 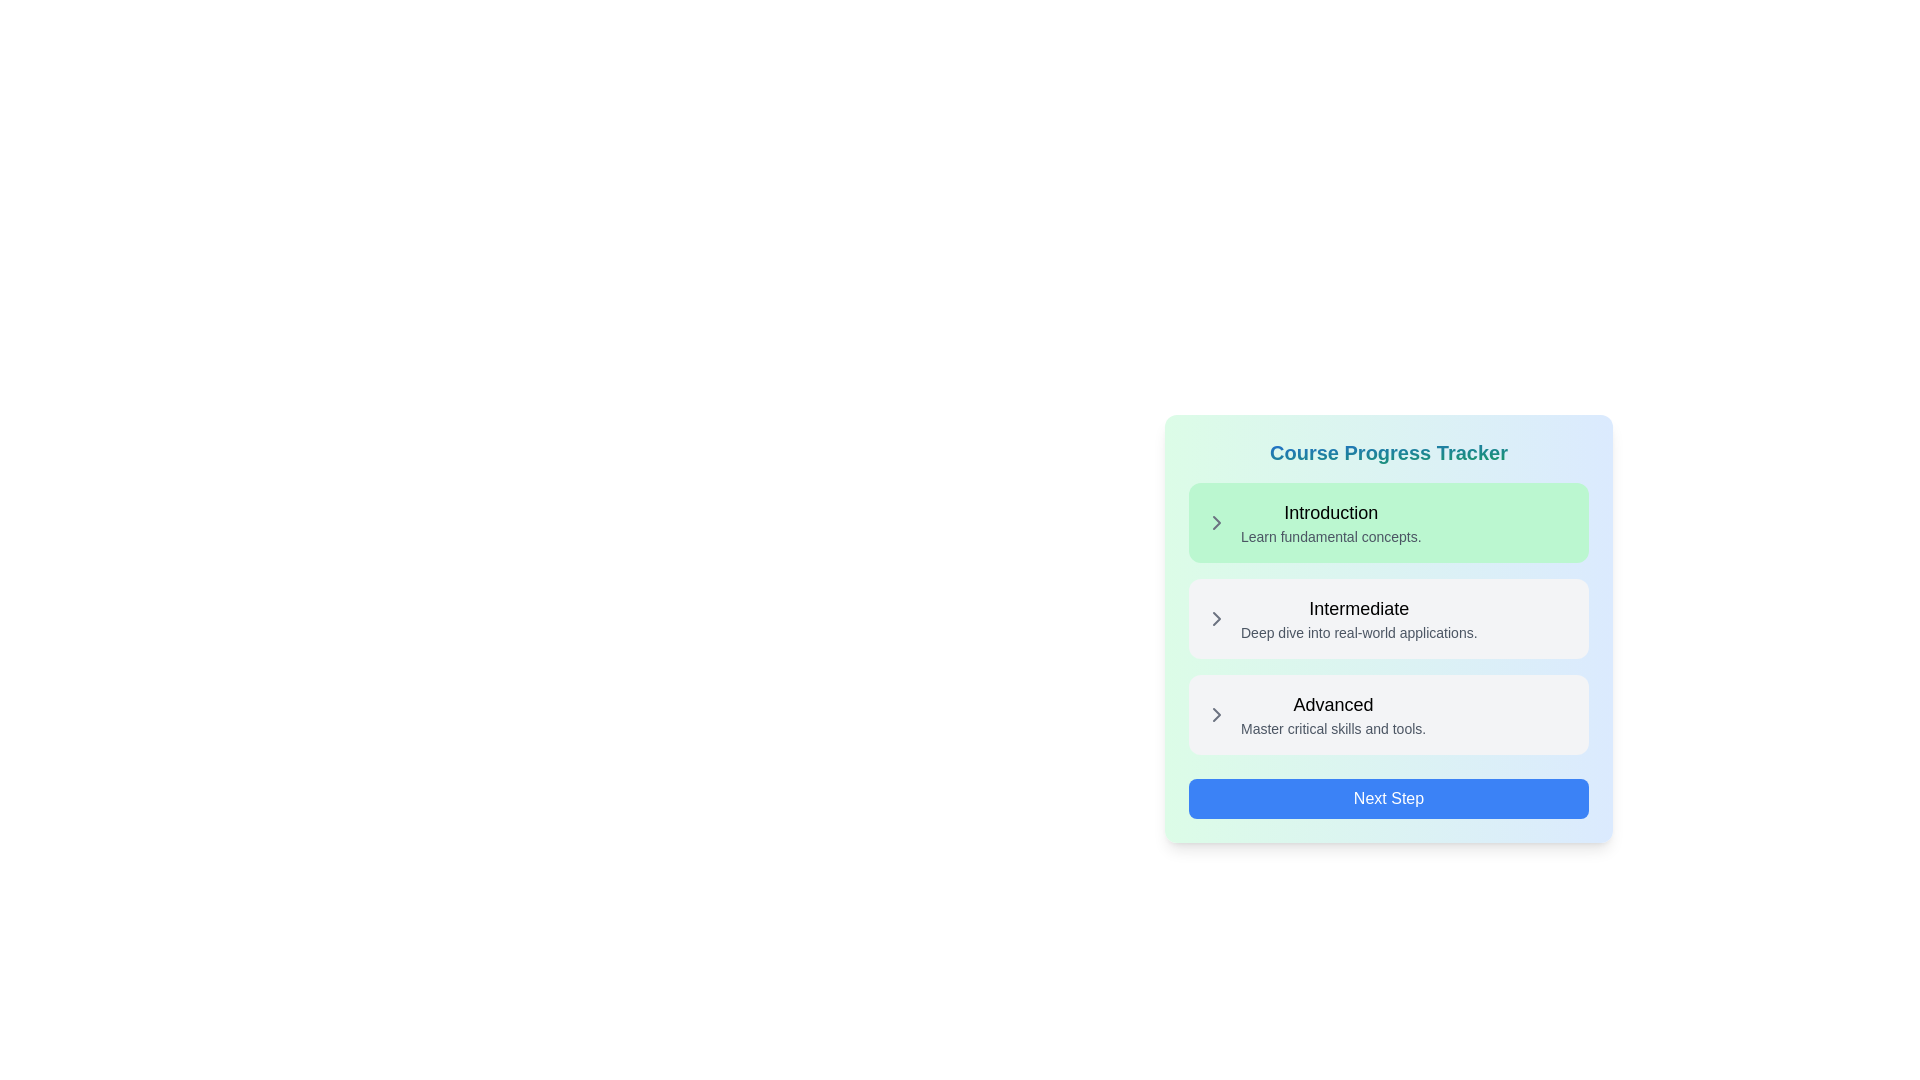 What do you see at coordinates (1216, 617) in the screenshot?
I see `the arrow for 'Intermediate'` at bounding box center [1216, 617].